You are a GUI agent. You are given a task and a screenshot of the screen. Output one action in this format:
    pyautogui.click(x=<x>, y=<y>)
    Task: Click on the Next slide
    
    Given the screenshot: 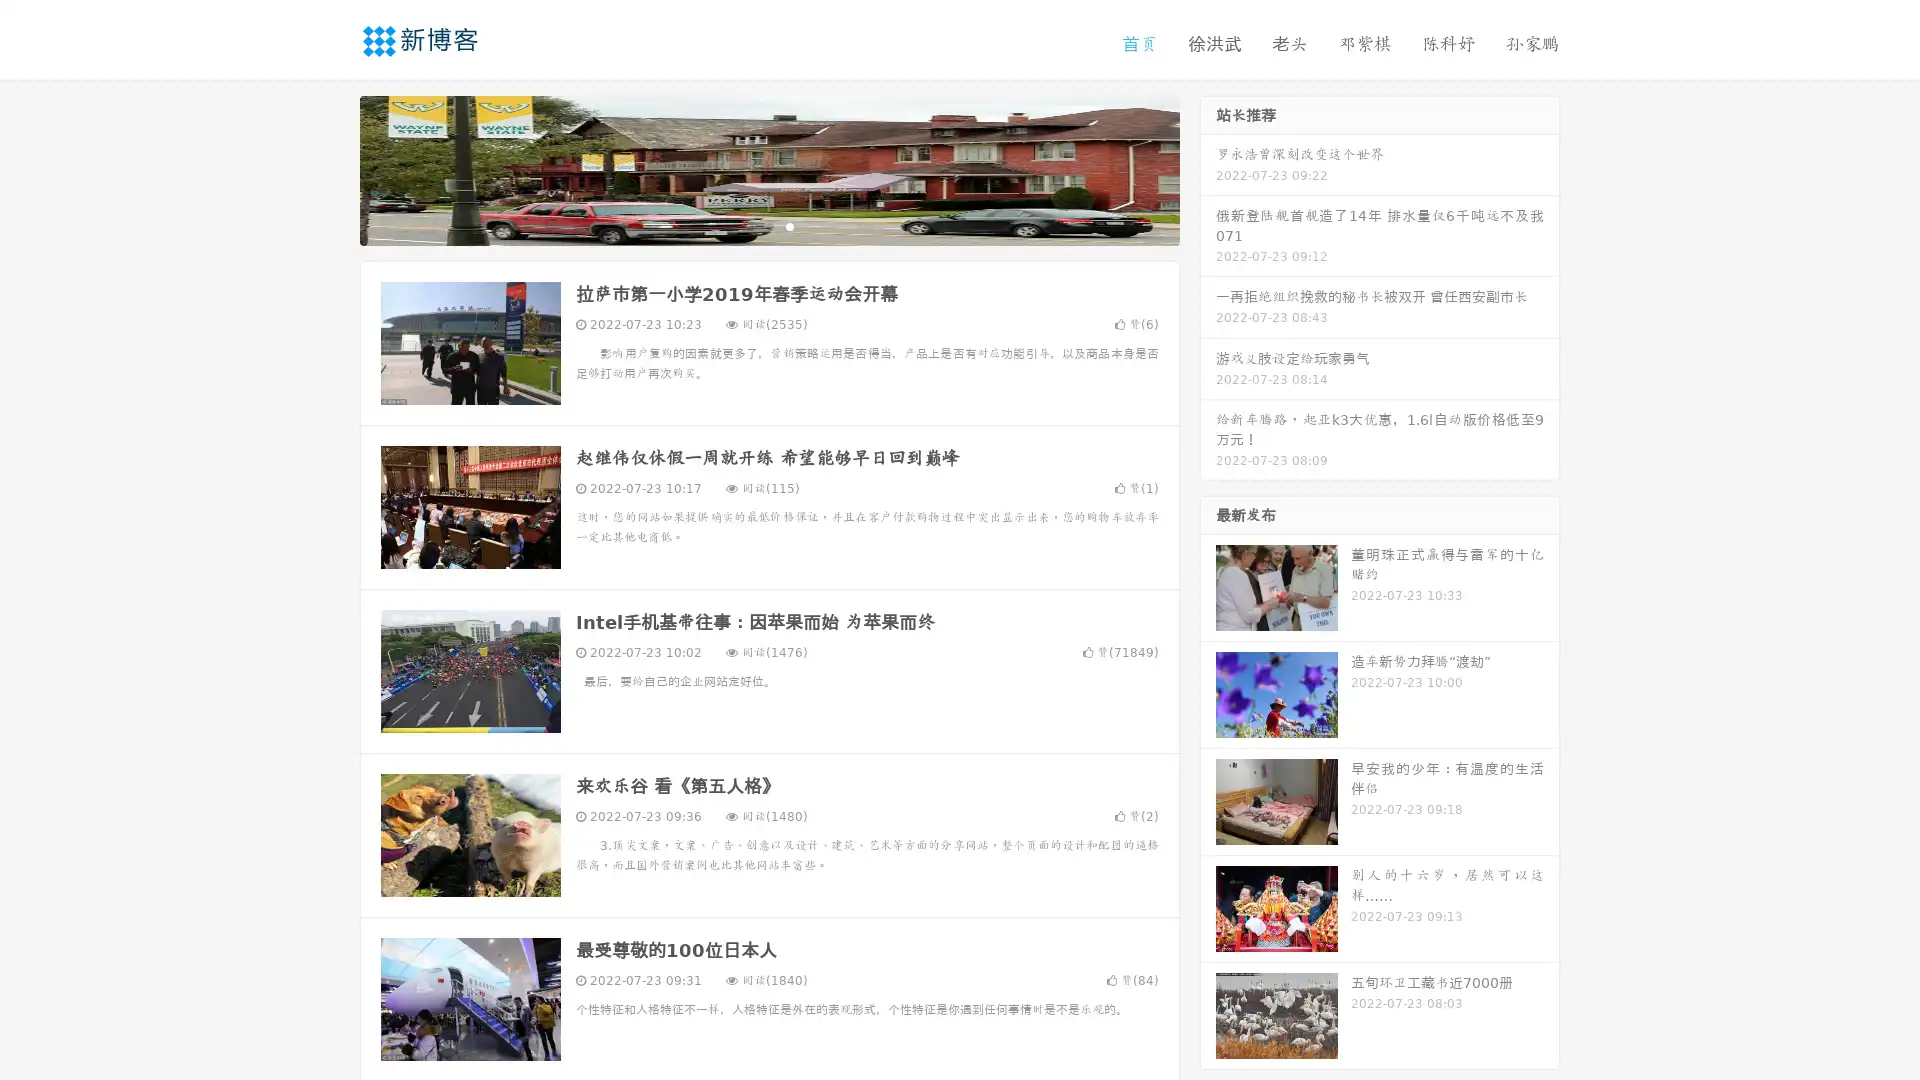 What is the action you would take?
    pyautogui.click(x=1208, y=168)
    